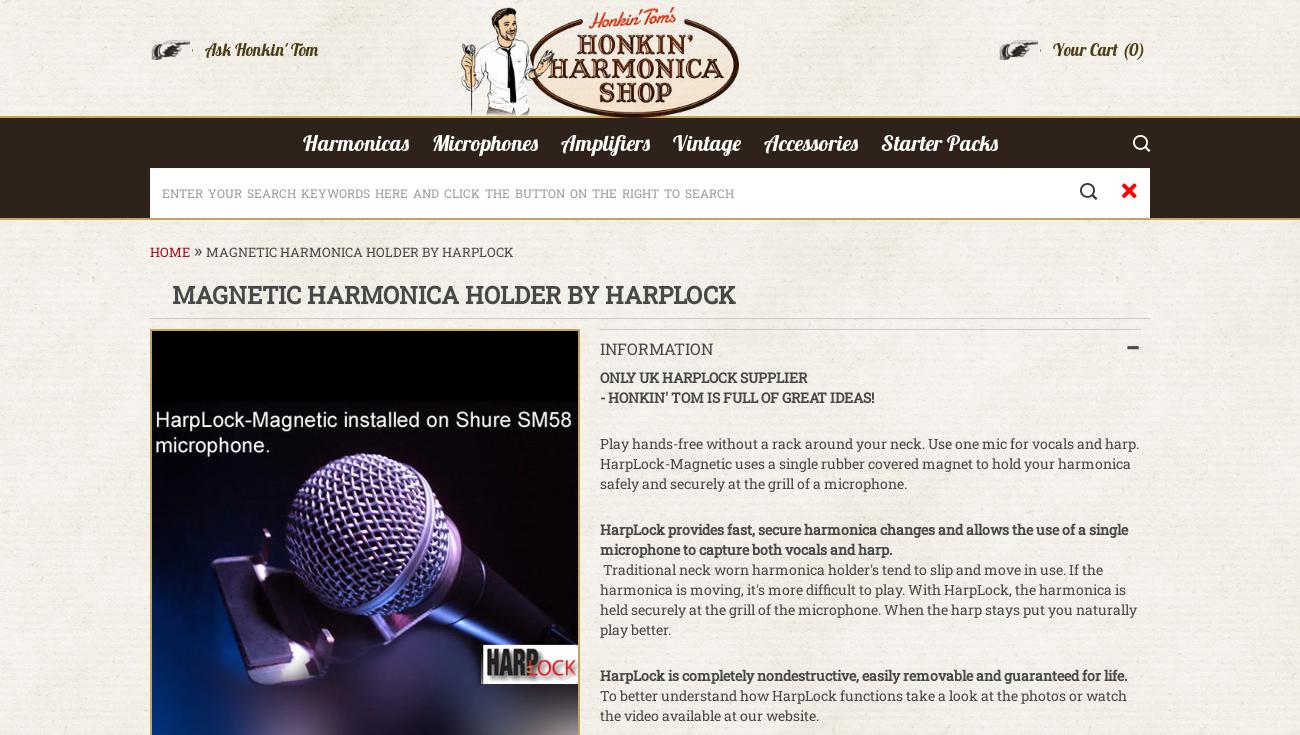  What do you see at coordinates (354, 142) in the screenshot?
I see `'Harmonicas'` at bounding box center [354, 142].